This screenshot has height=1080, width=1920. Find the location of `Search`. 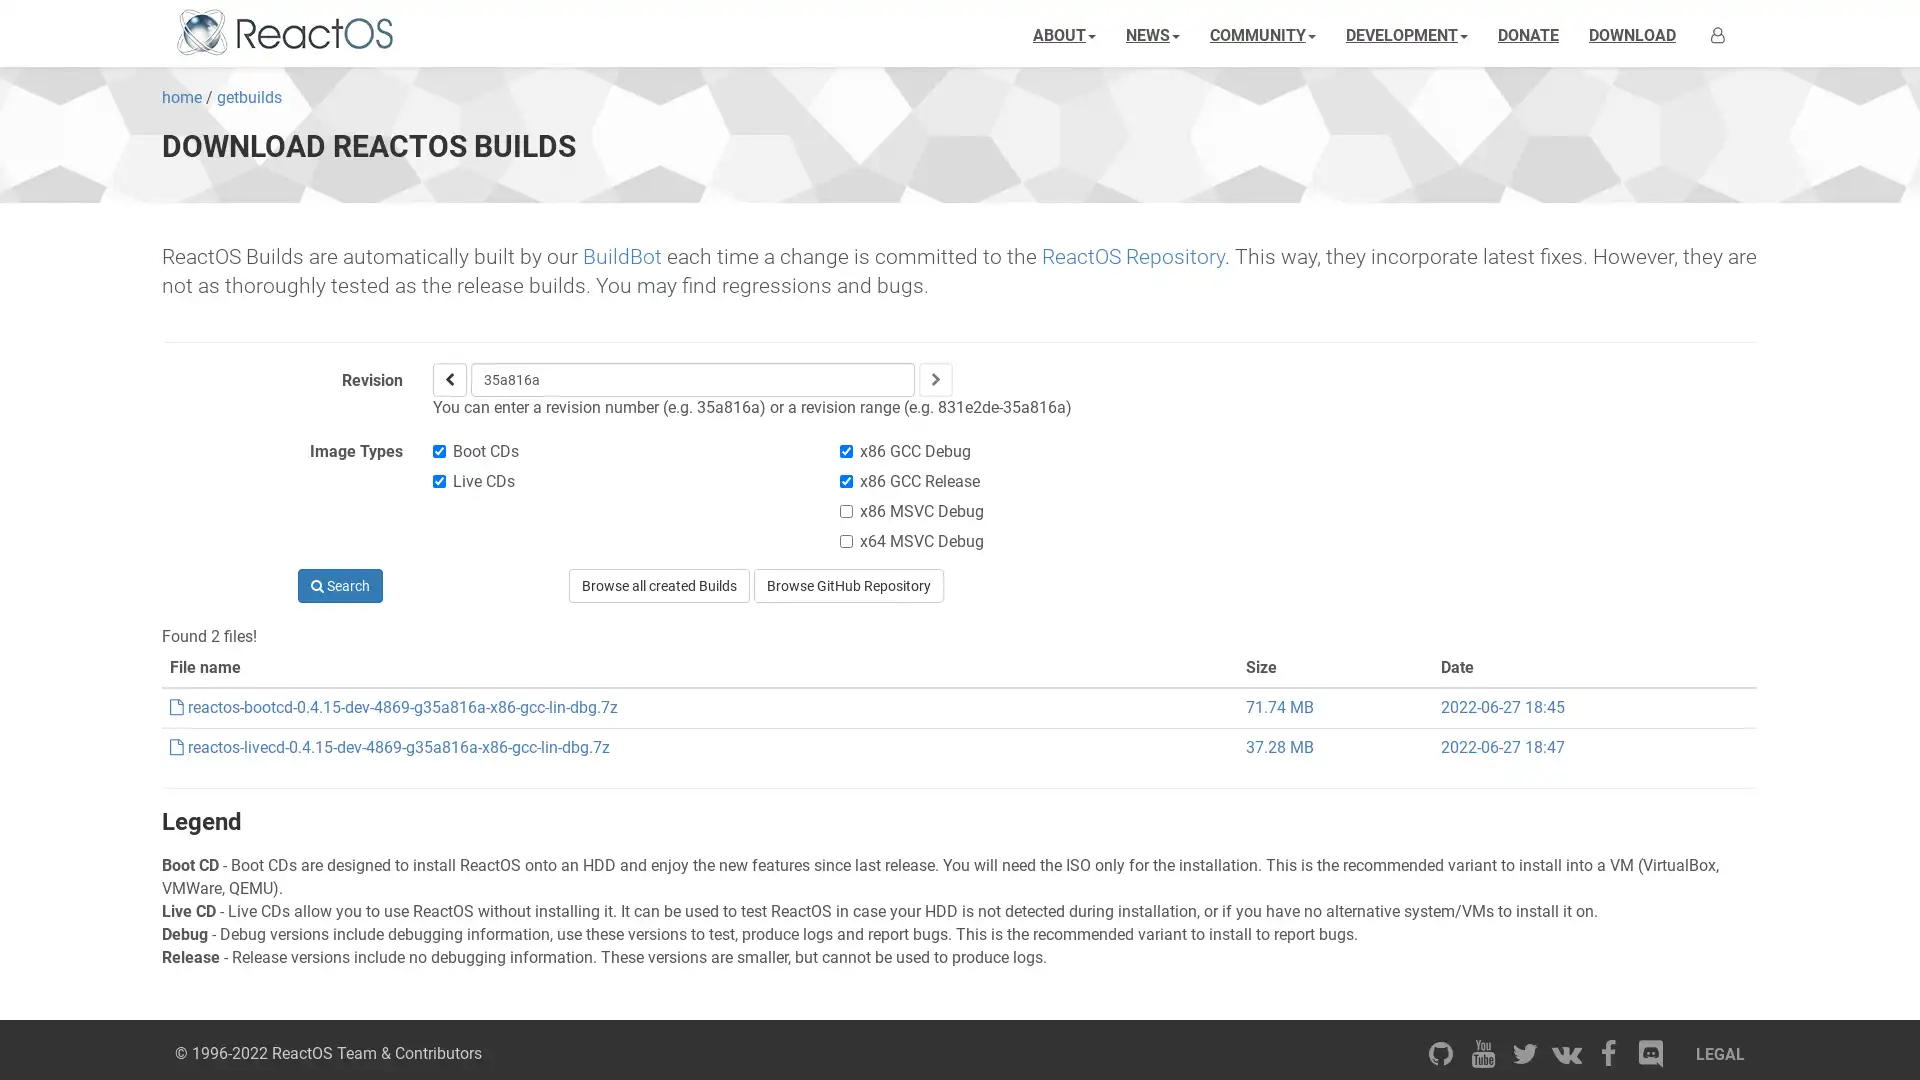

Search is located at coordinates (339, 585).